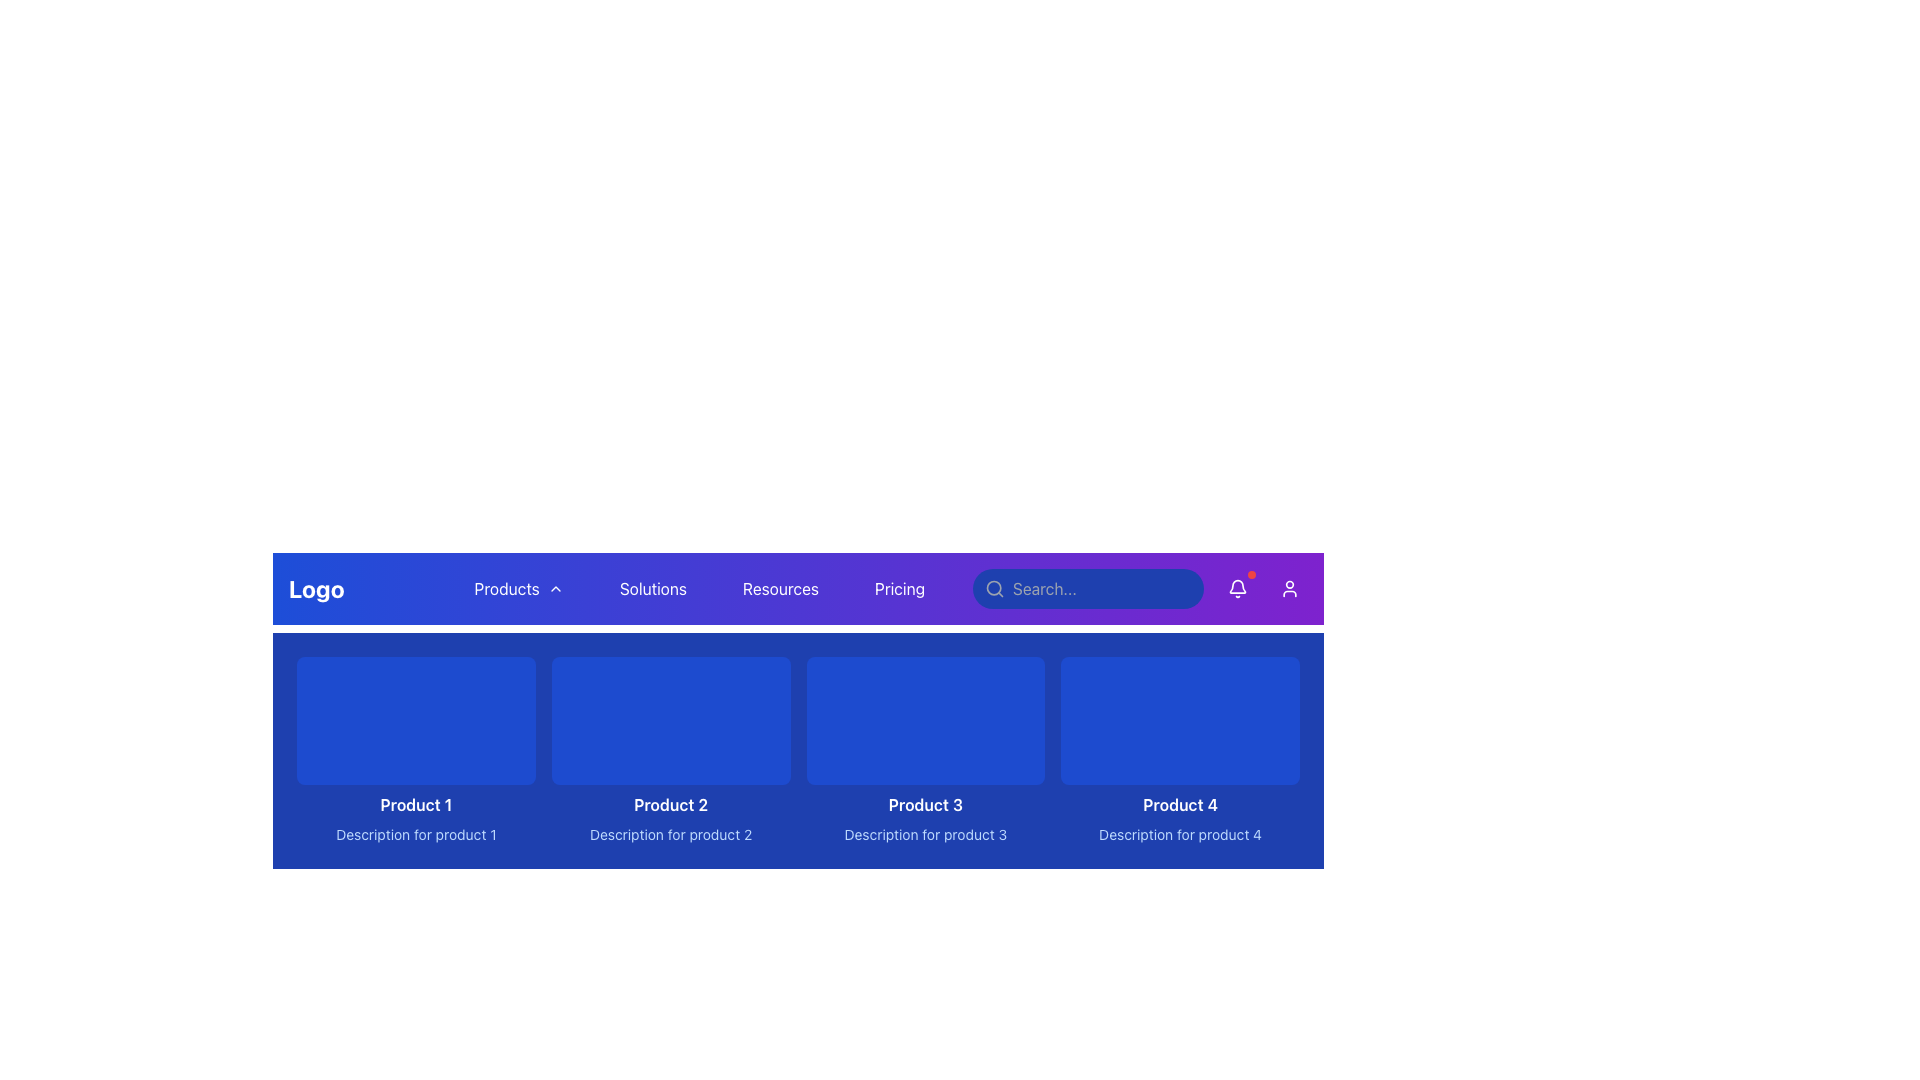 This screenshot has height=1080, width=1920. I want to click on the text label reading 'Product 2', which is styled with a bold font and is white in color against a blue background, located in the second column of the grid, so click(671, 804).